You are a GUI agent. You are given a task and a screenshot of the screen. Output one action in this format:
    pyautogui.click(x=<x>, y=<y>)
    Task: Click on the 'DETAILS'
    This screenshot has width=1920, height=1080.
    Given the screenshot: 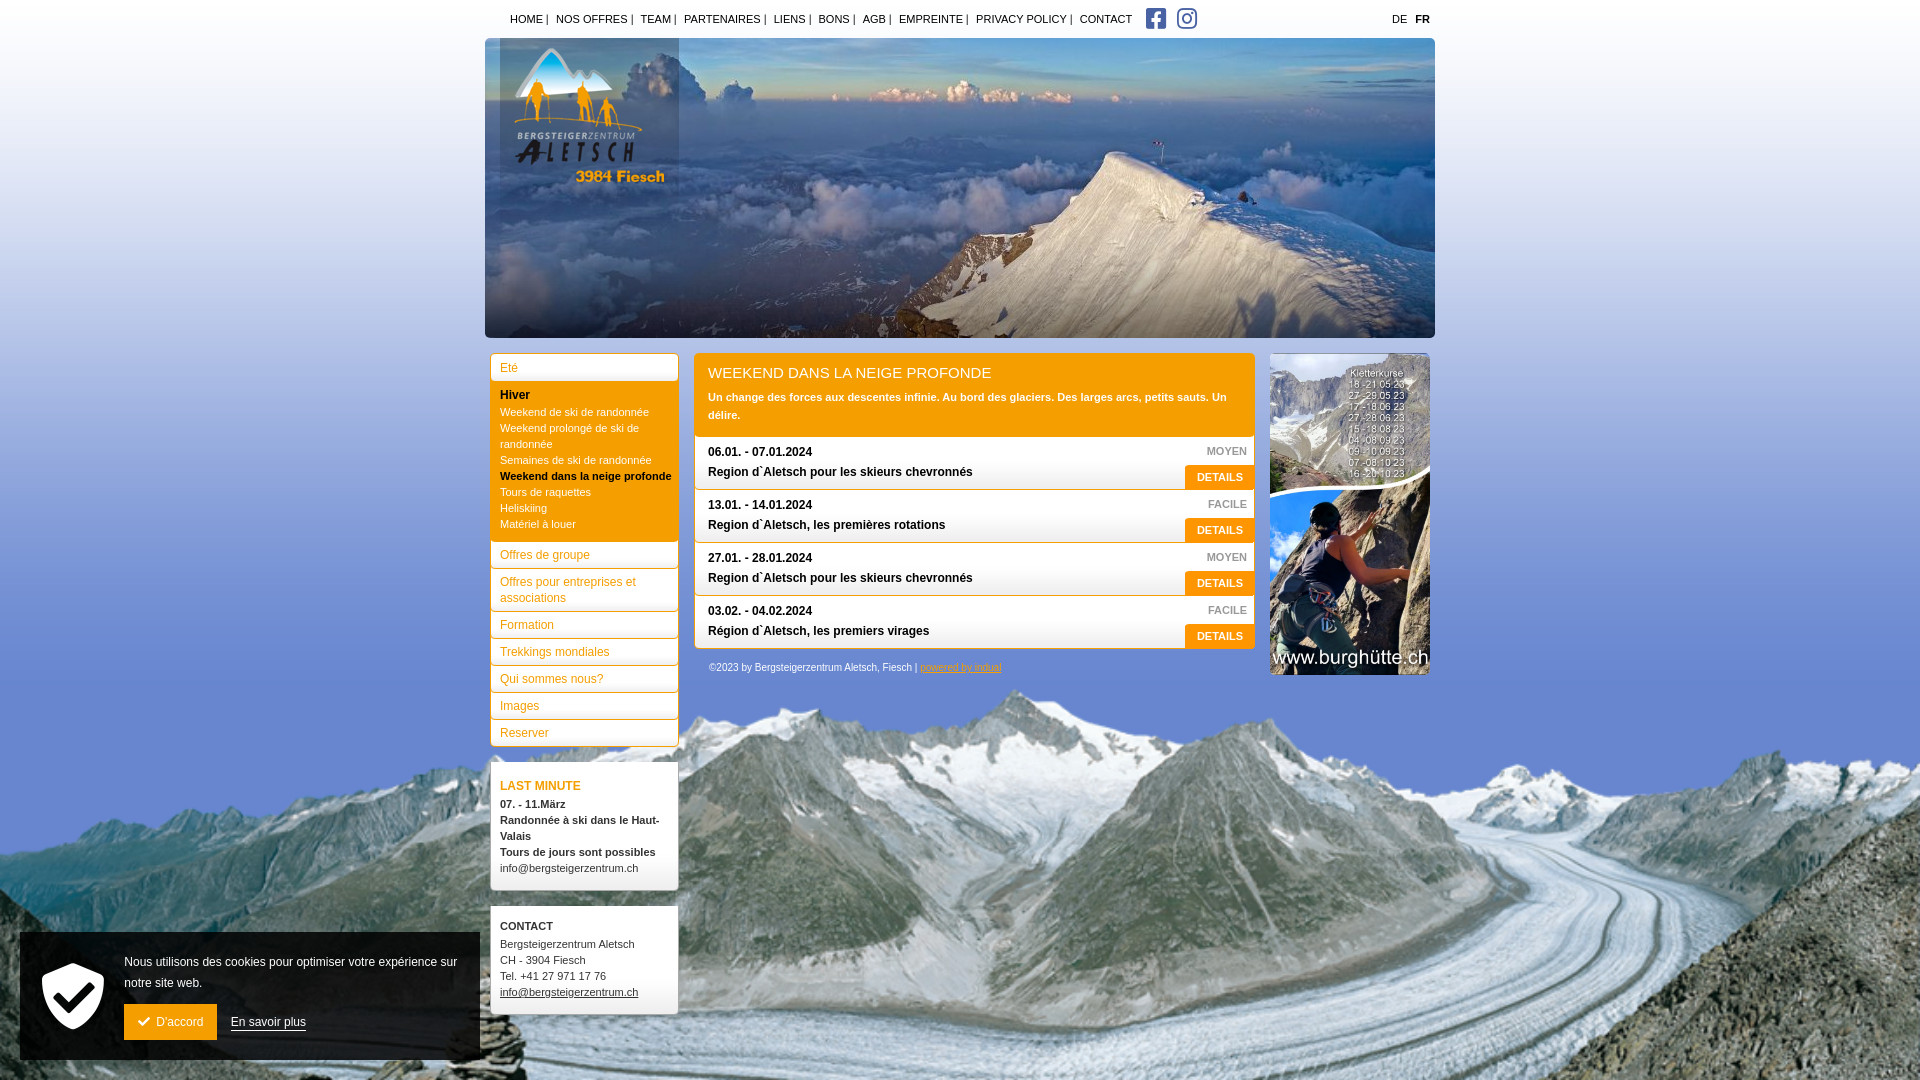 What is the action you would take?
    pyautogui.click(x=1218, y=529)
    